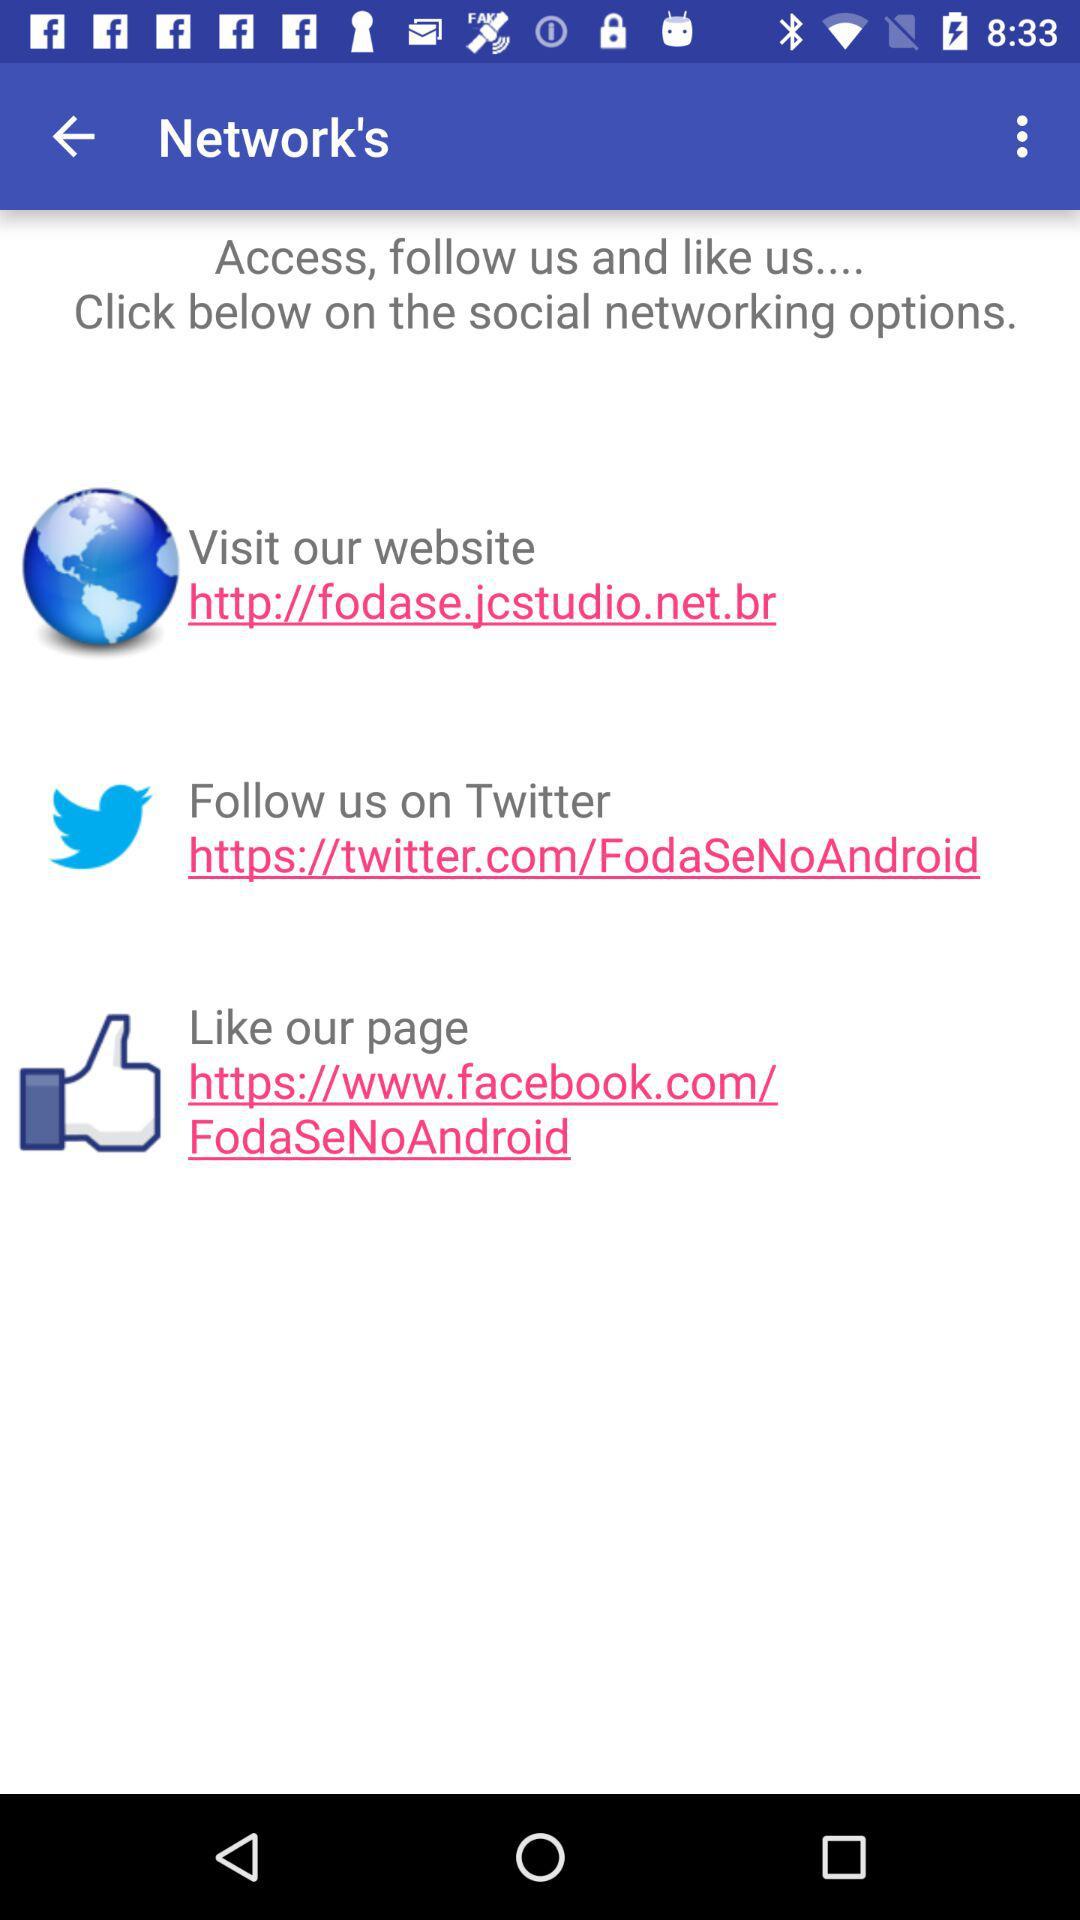 Image resolution: width=1080 pixels, height=1920 pixels. Describe the element at coordinates (626, 572) in the screenshot. I see `visit our website icon` at that location.